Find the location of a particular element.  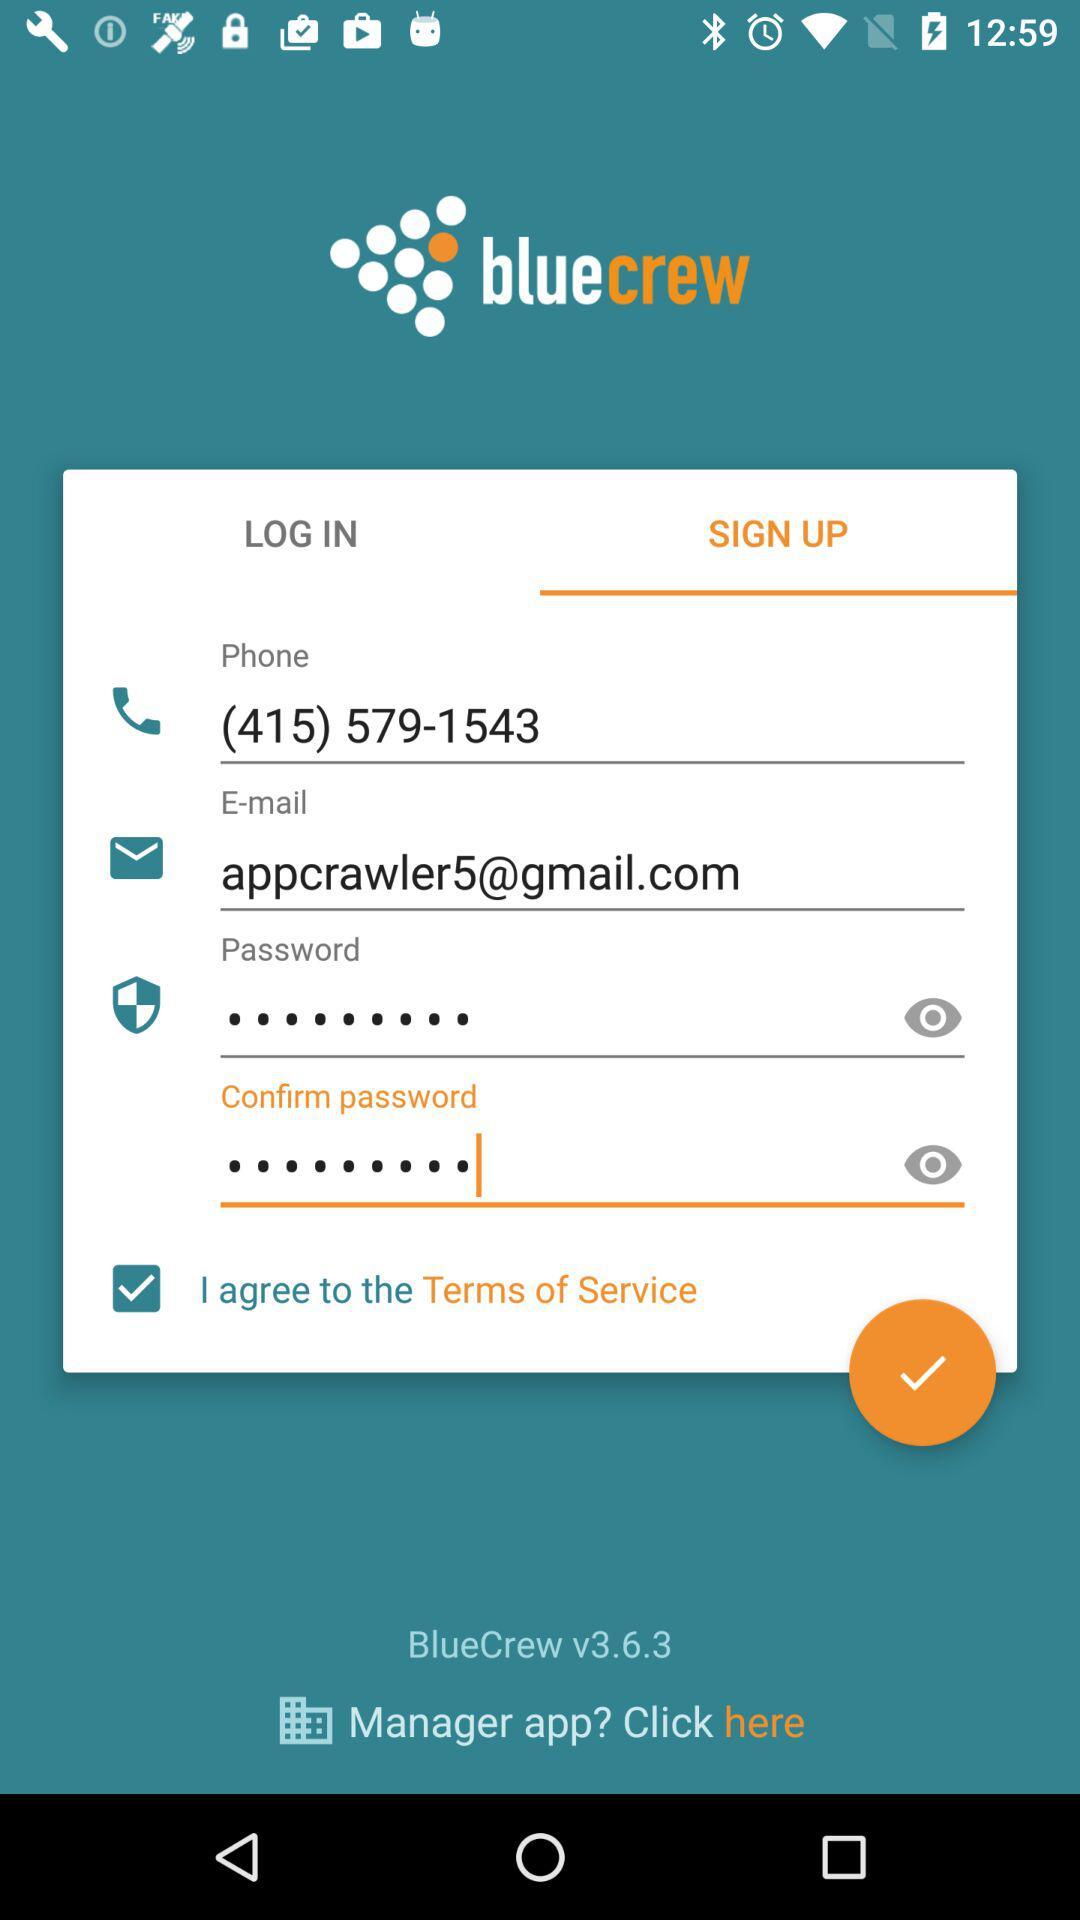

the password that has been entered is located at coordinates (933, 1018).